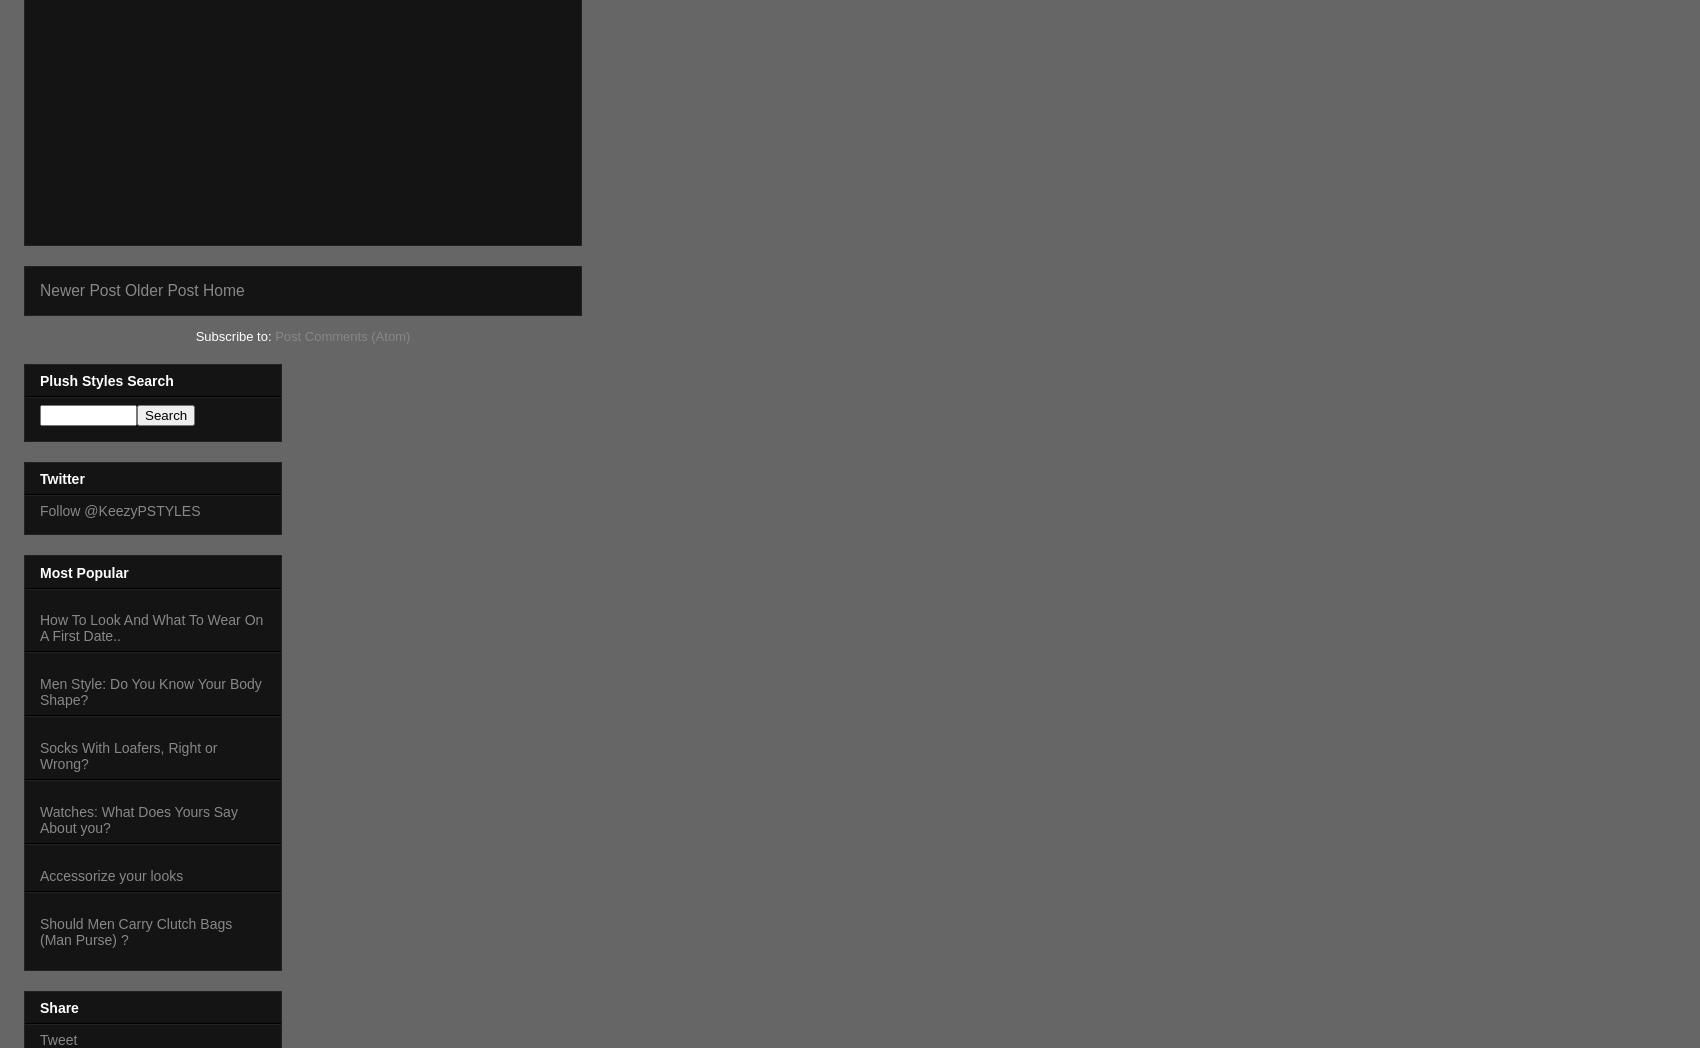 This screenshot has height=1048, width=1700. What do you see at coordinates (149, 691) in the screenshot?
I see `'Men Style: Do You Know Your Body Shape?'` at bounding box center [149, 691].